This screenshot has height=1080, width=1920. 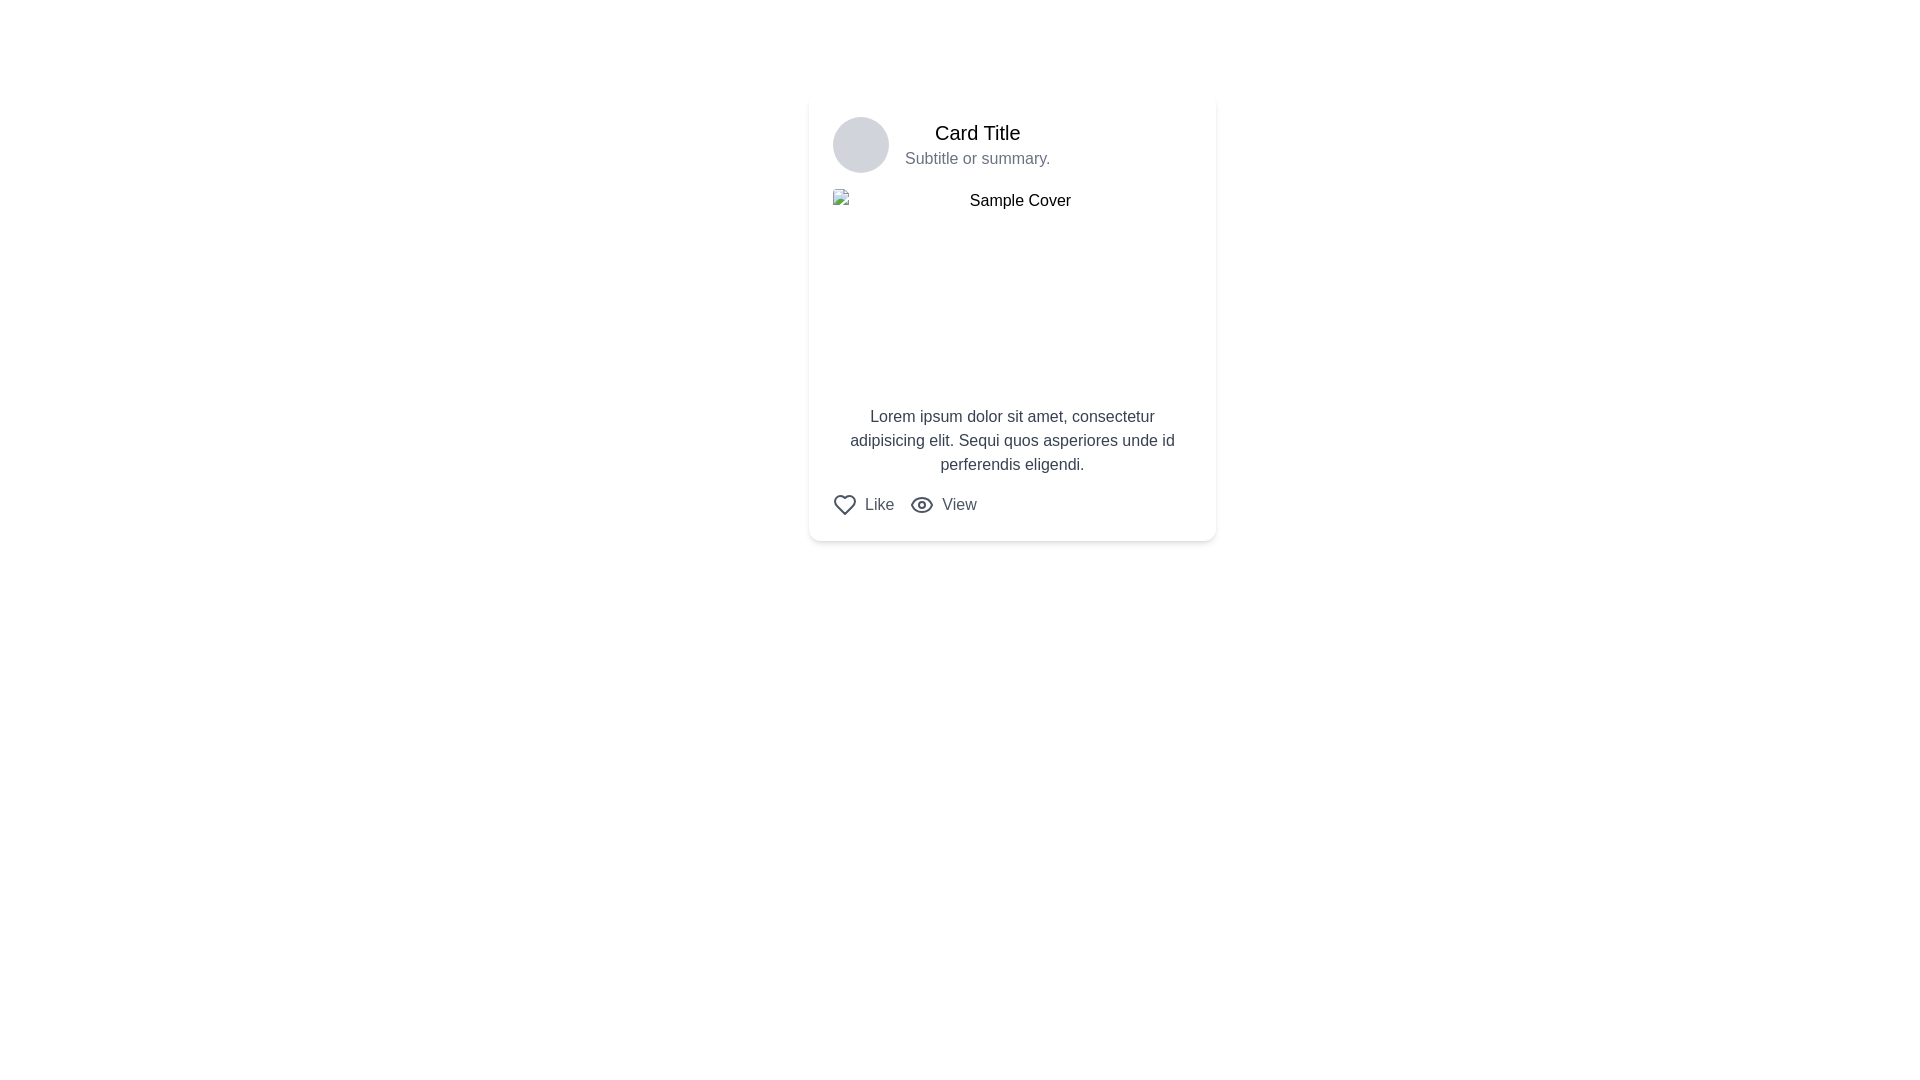 What do you see at coordinates (844, 504) in the screenshot?
I see `the heart-shaped SVG Vector Icon located at the bottom-left corner of the card layout` at bounding box center [844, 504].